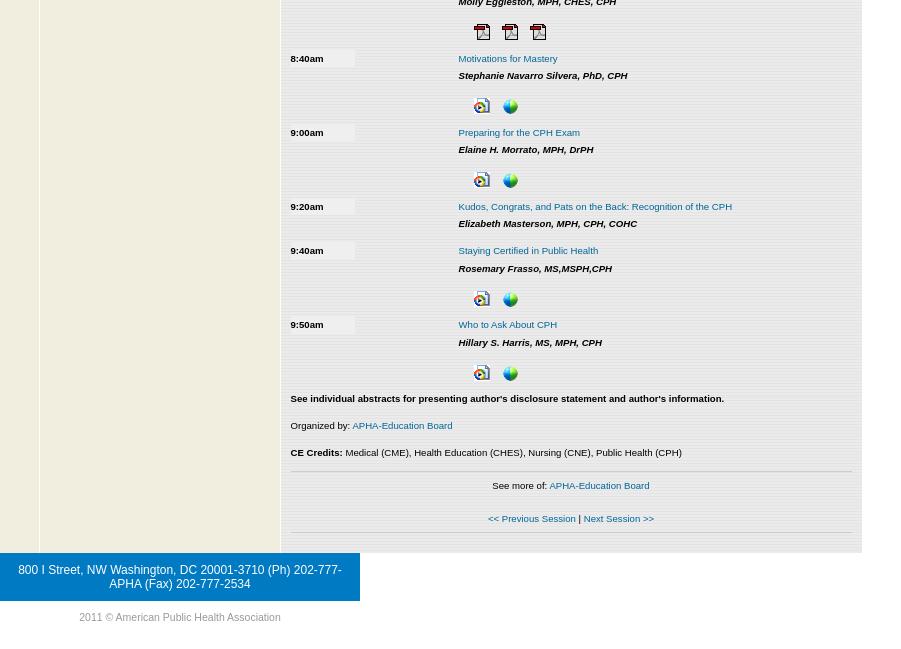 This screenshot has height=649, width=901. Describe the element at coordinates (594, 205) in the screenshot. I see `'Kudos, Congrats, and Pats on the Back: Recognition of the CPH'` at that location.